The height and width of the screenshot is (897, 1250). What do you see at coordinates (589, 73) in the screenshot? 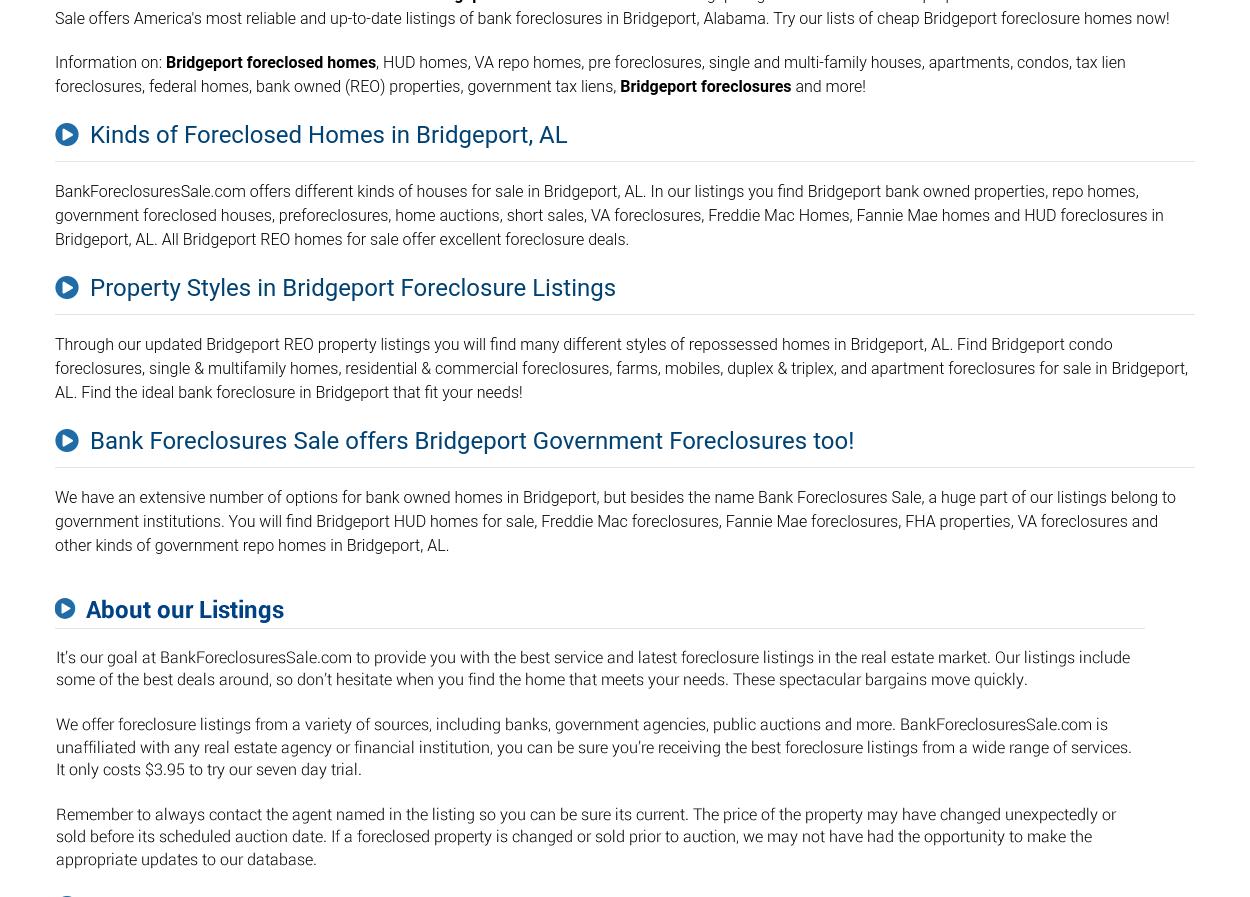
I see `', HUD homes, VA repo homes, pre foreclosures, single and multi-family houses, apartments, condos, tax lien foreclosures, federal homes, bank owned (REO) properties, government tax liens,'` at bounding box center [589, 73].